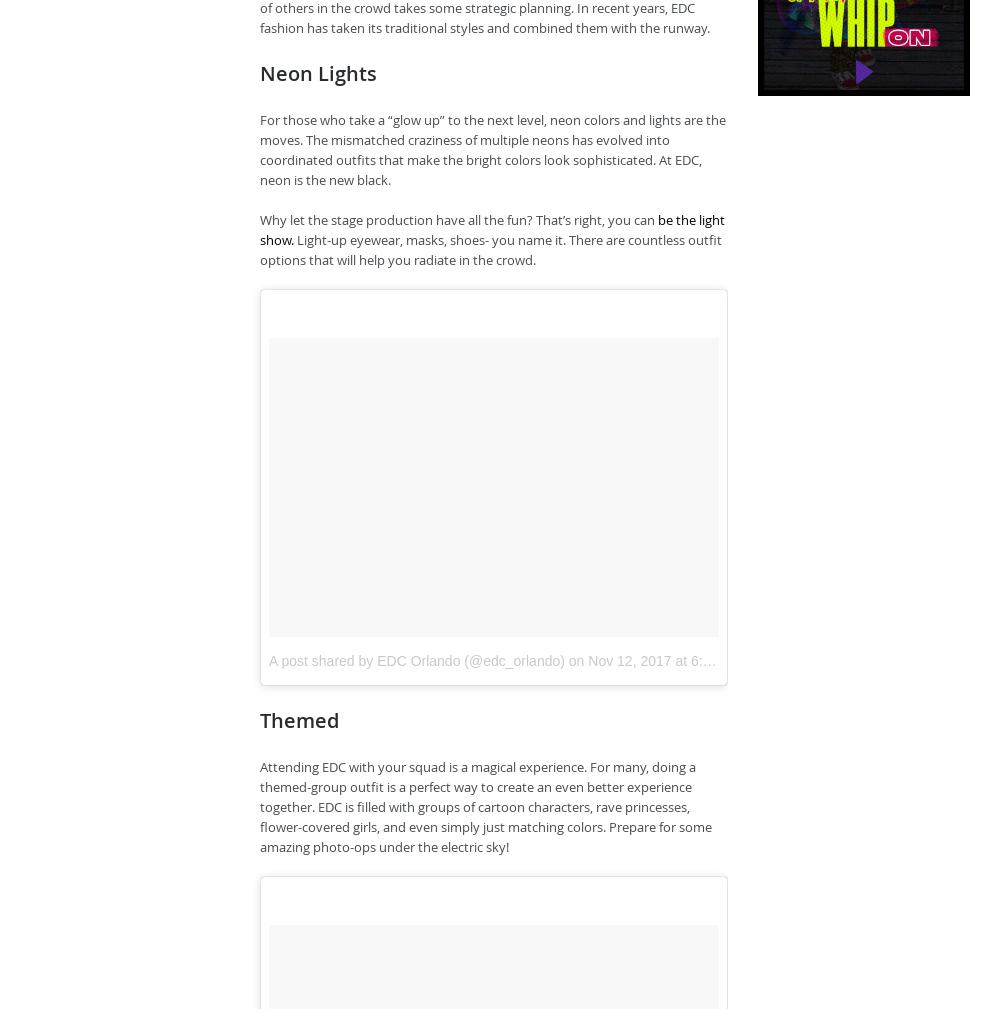  Describe the element at coordinates (563, 659) in the screenshot. I see `'on'` at that location.